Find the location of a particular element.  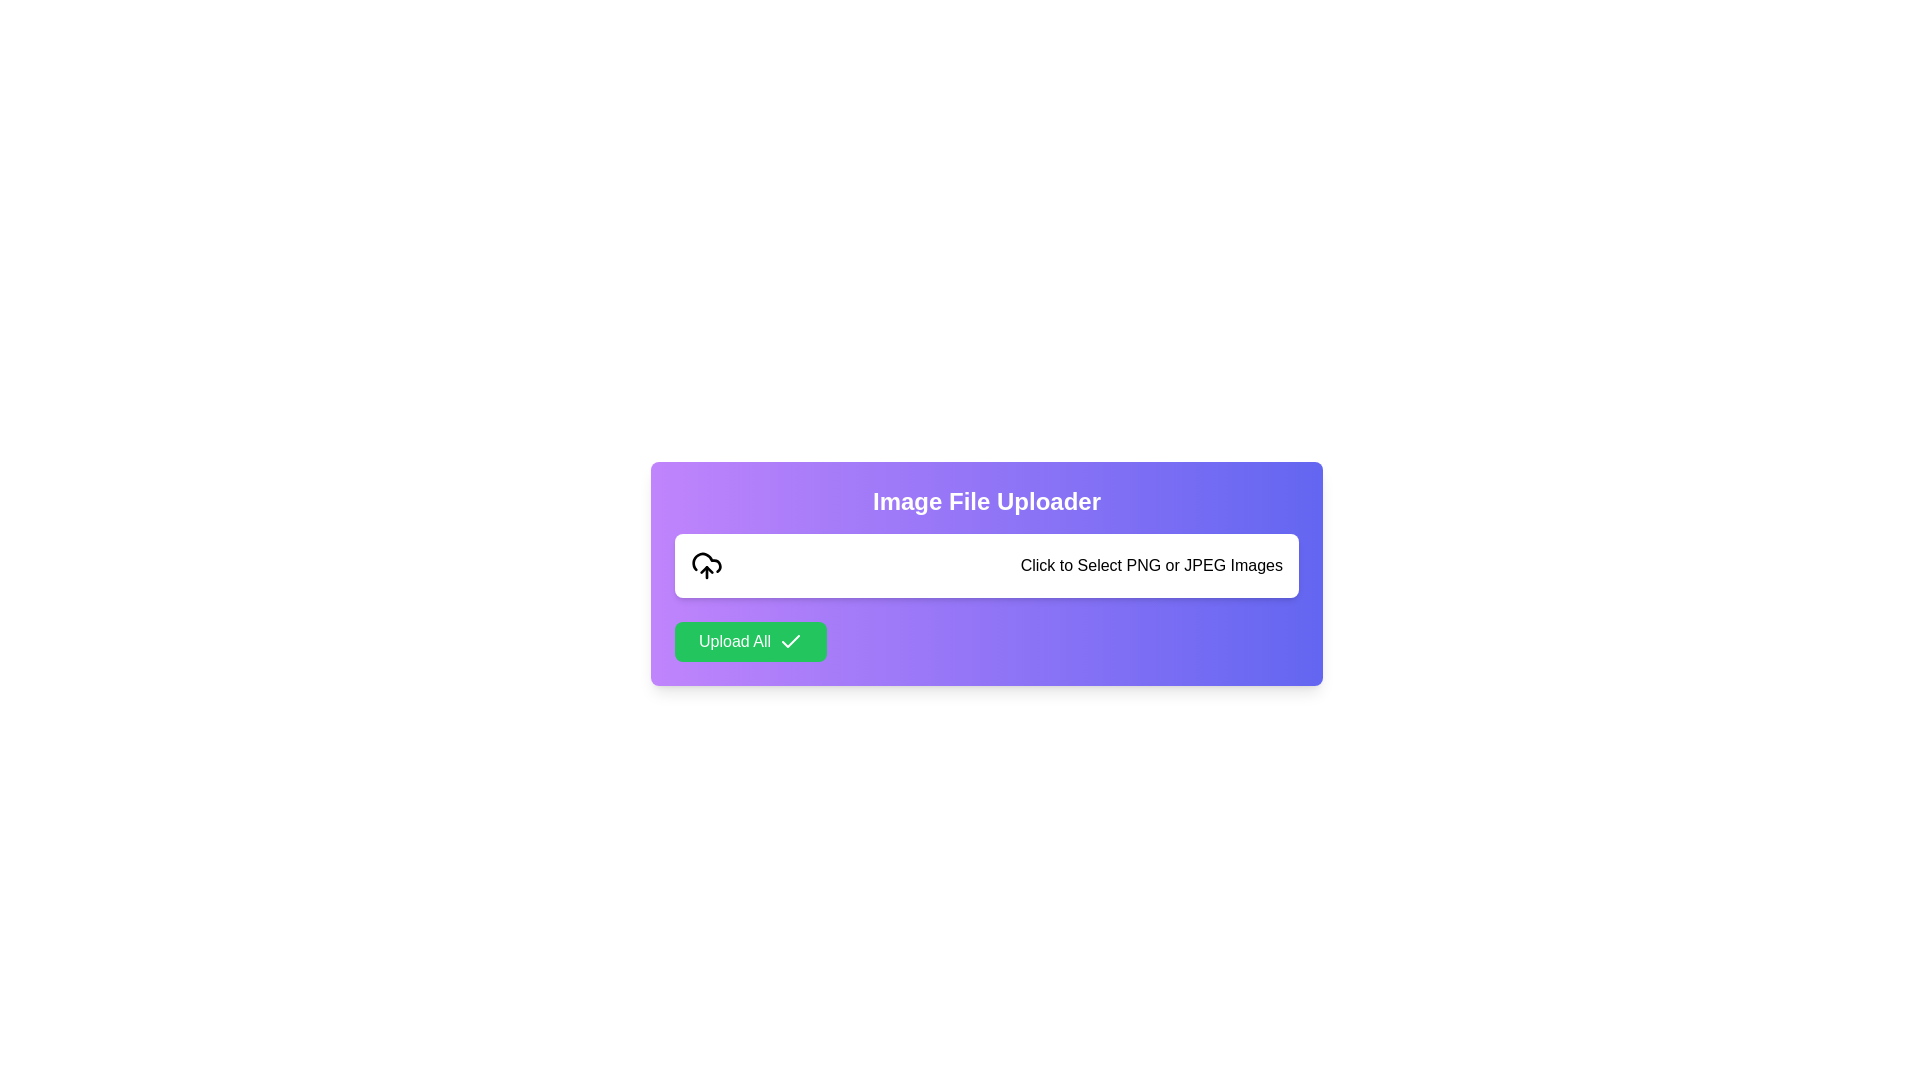

the checkmark icon located on the right side of the green 'Upload All' button at the bottom left of the gradient card titled 'Image File Uploader' is located at coordinates (790, 641).